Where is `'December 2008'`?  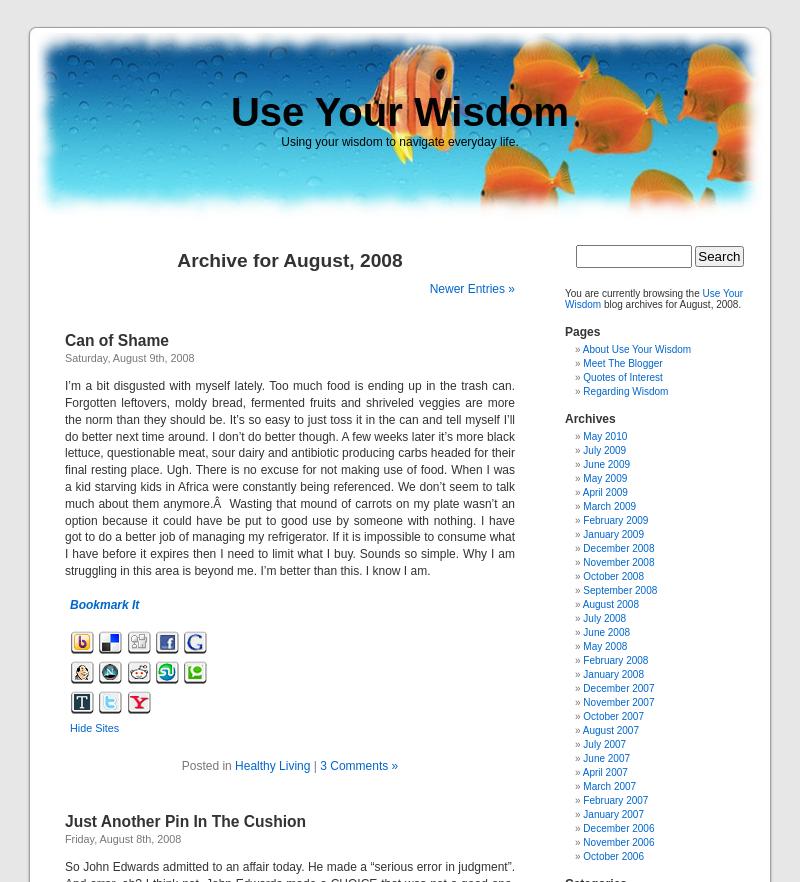 'December 2008' is located at coordinates (618, 547).